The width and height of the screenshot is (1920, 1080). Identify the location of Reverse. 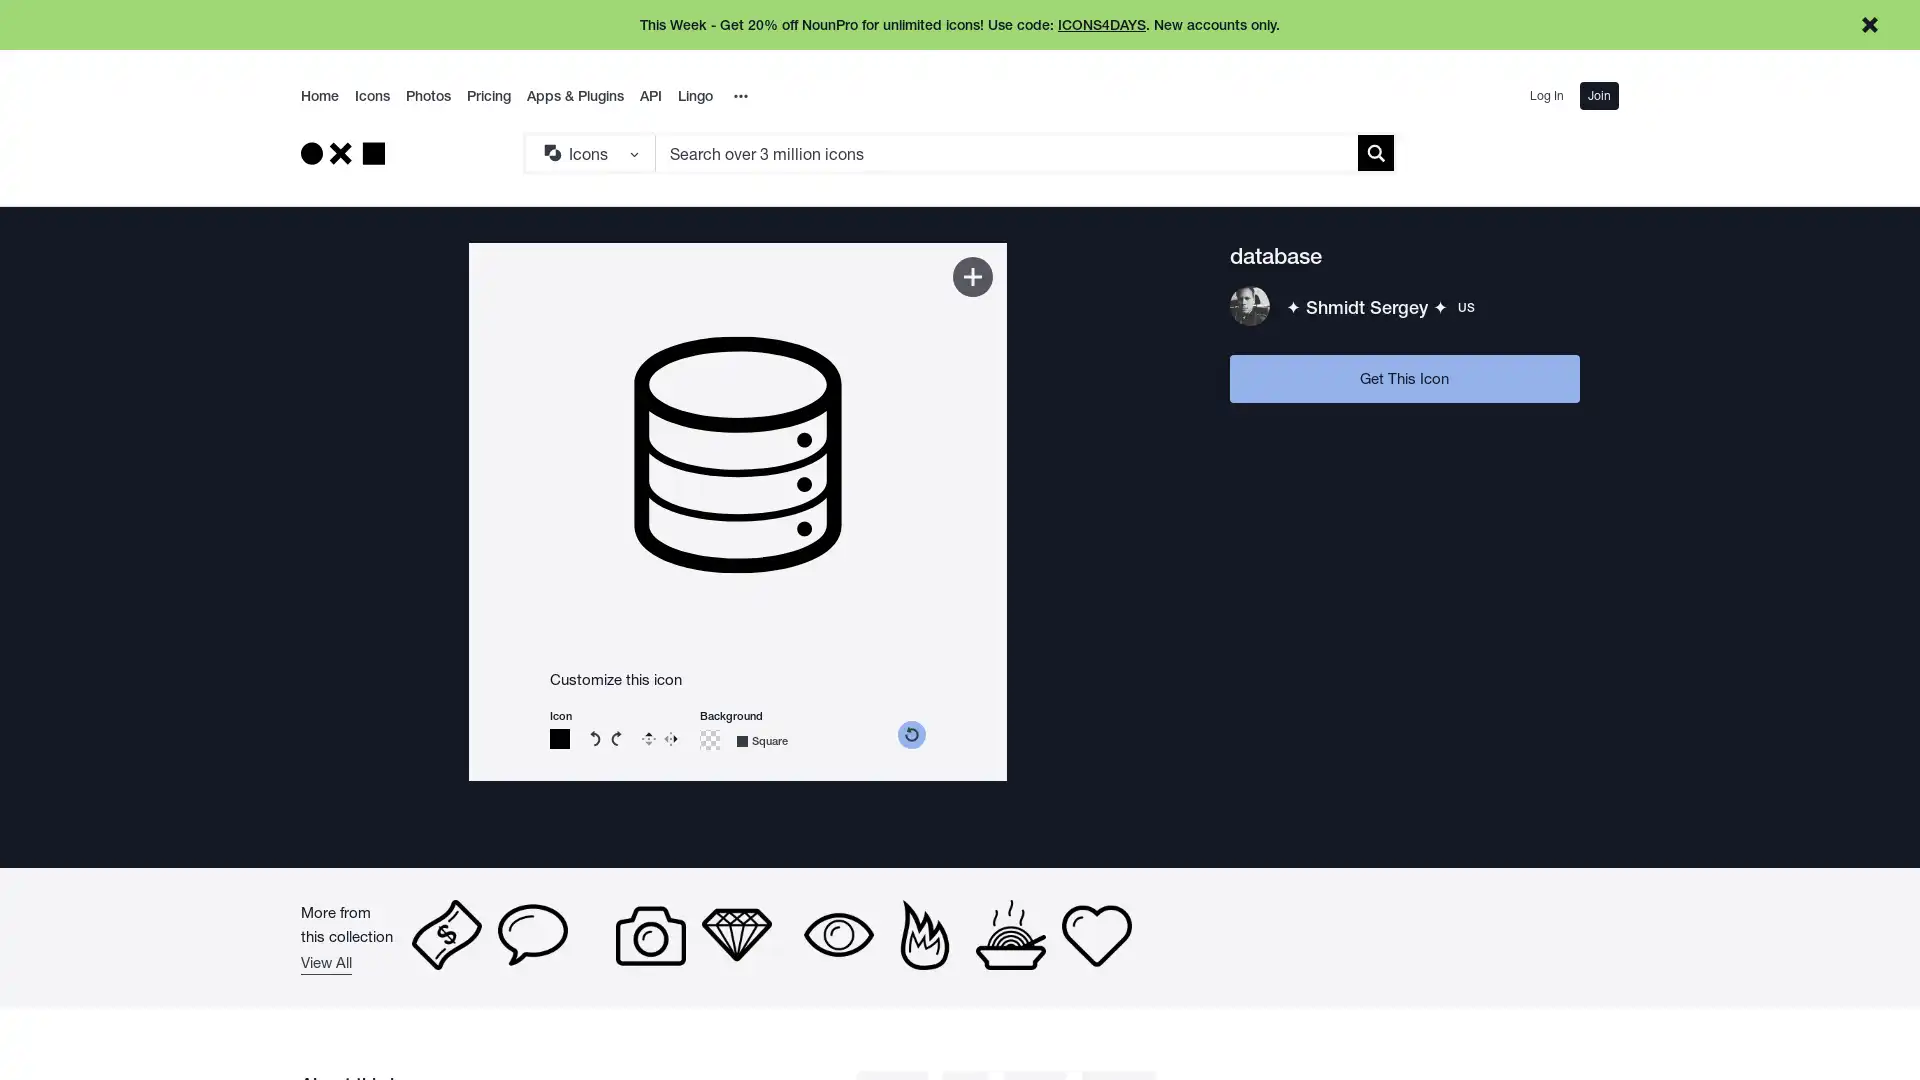
(670, 739).